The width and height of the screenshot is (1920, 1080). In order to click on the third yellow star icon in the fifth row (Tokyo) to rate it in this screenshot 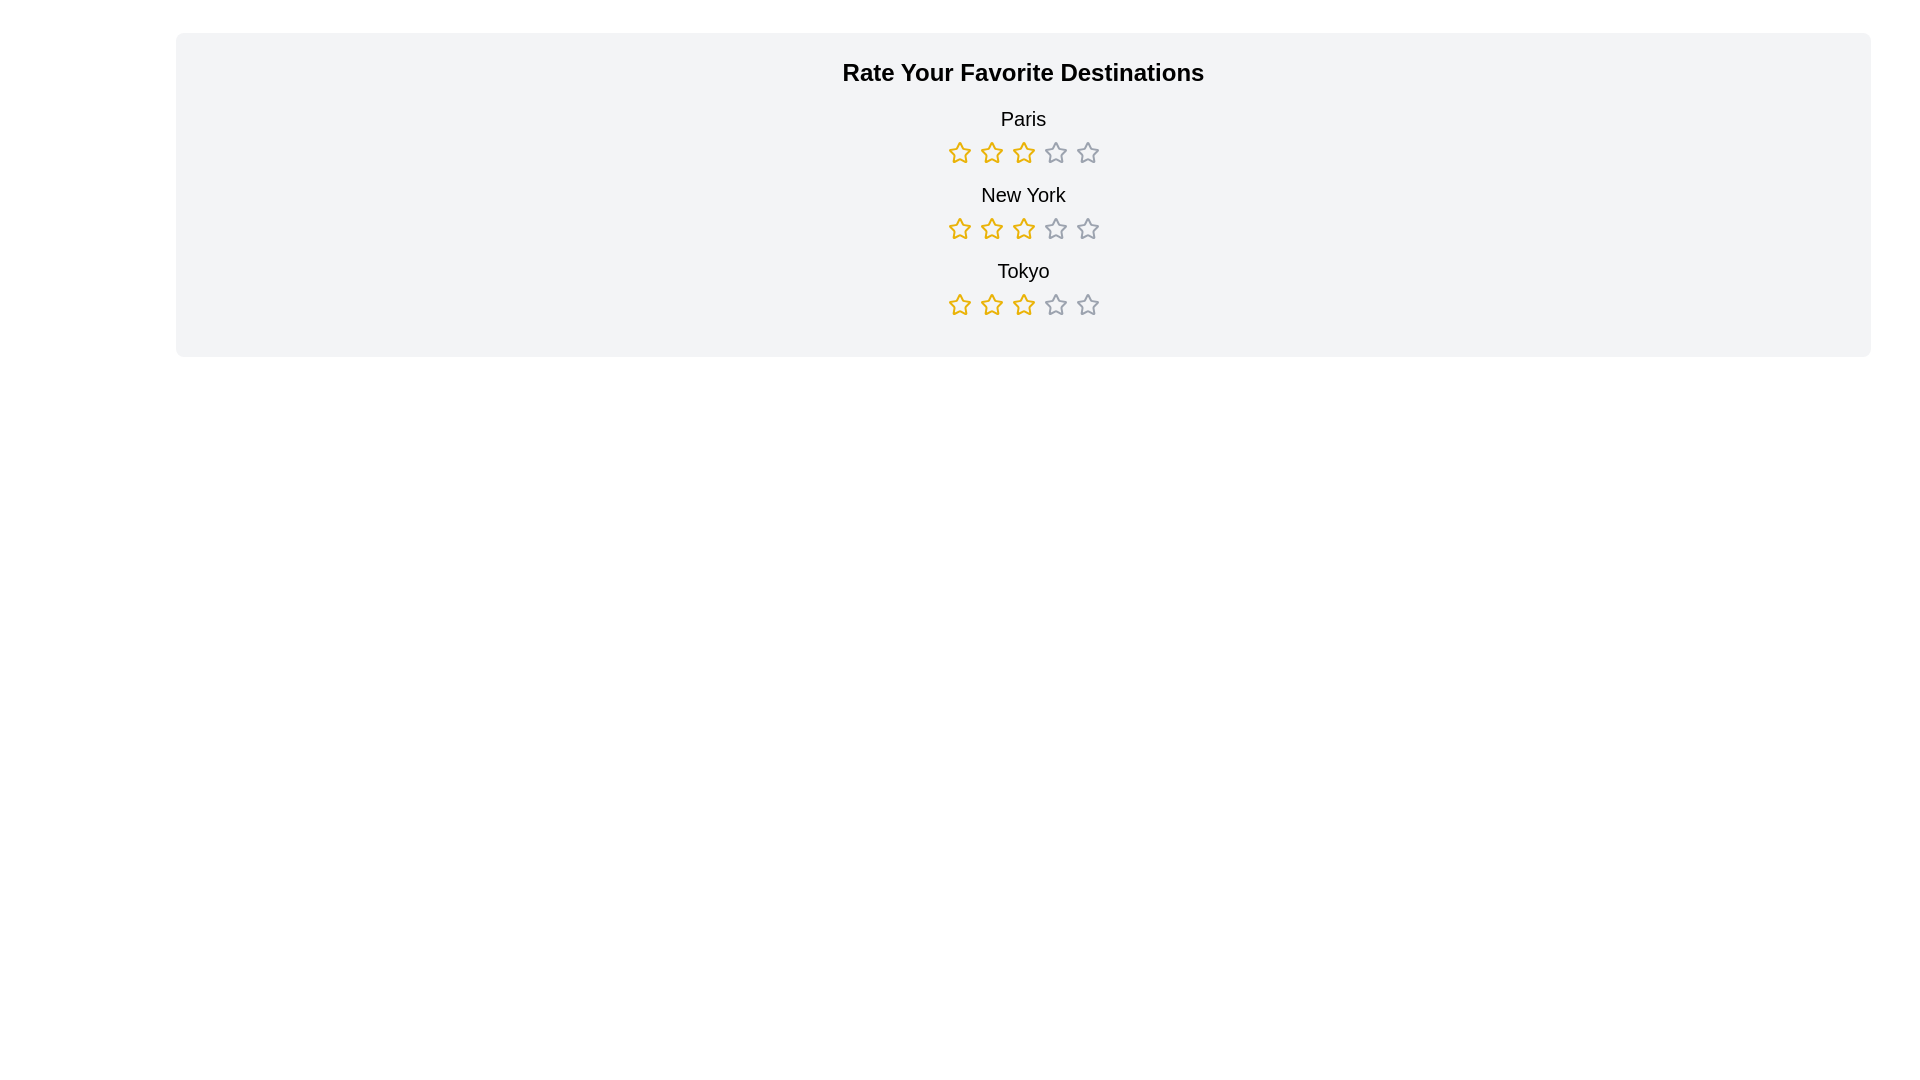, I will do `click(991, 304)`.